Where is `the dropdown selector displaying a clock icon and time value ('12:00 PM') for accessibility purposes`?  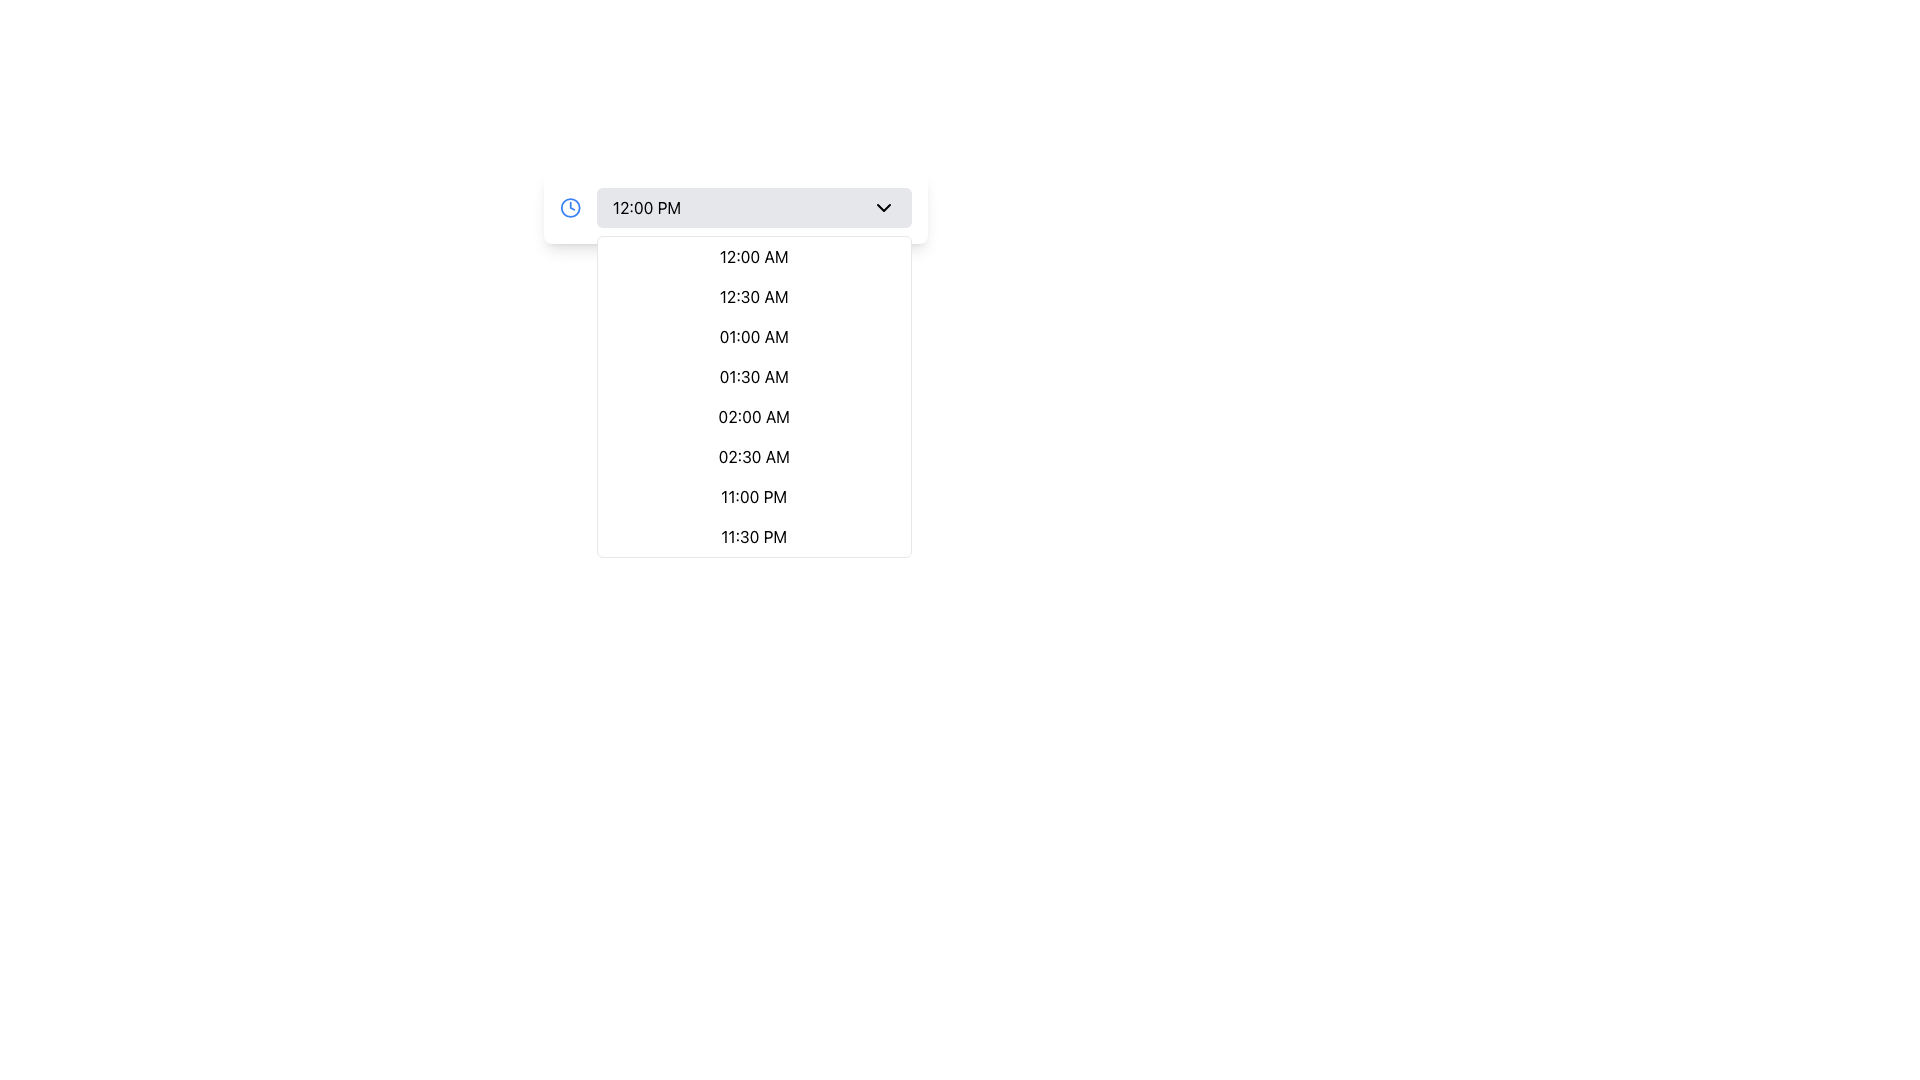 the dropdown selector displaying a clock icon and time value ('12:00 PM') for accessibility purposes is located at coordinates (734, 208).